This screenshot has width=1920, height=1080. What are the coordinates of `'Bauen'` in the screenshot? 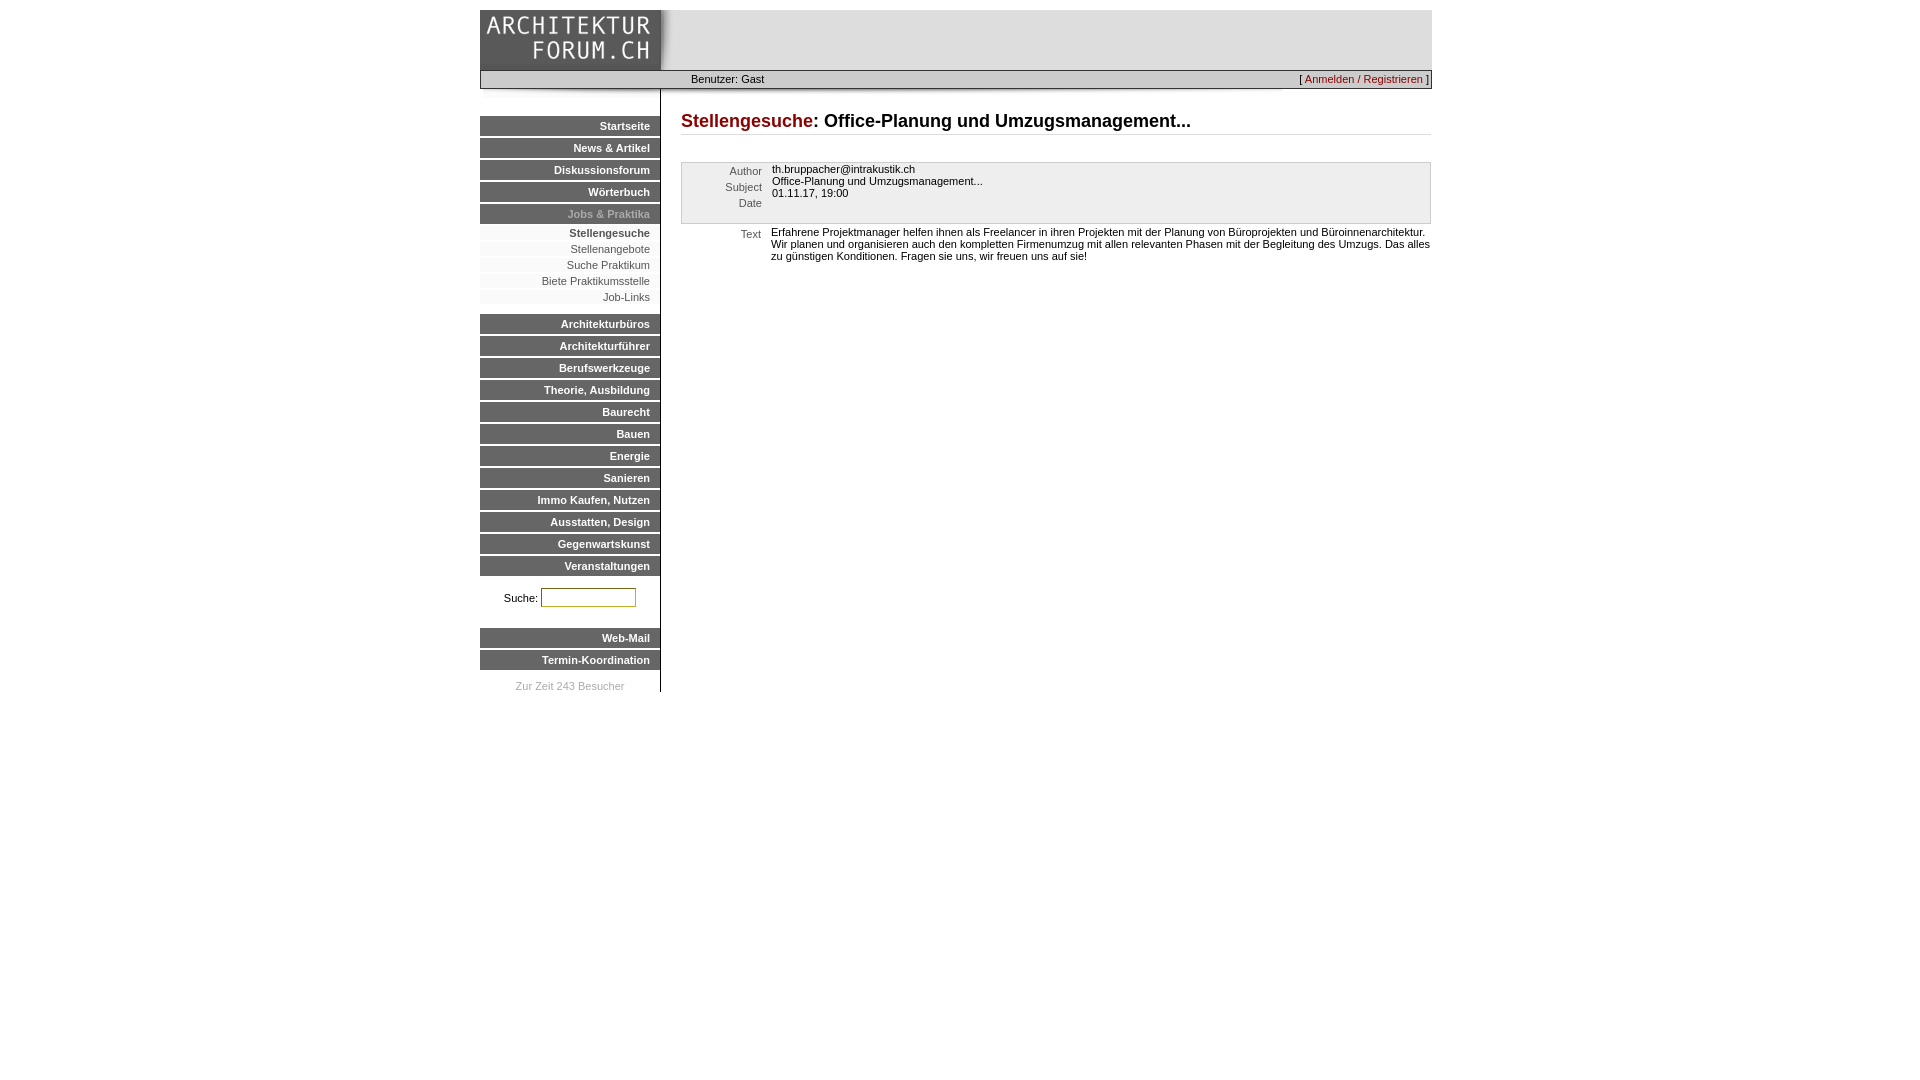 It's located at (569, 433).